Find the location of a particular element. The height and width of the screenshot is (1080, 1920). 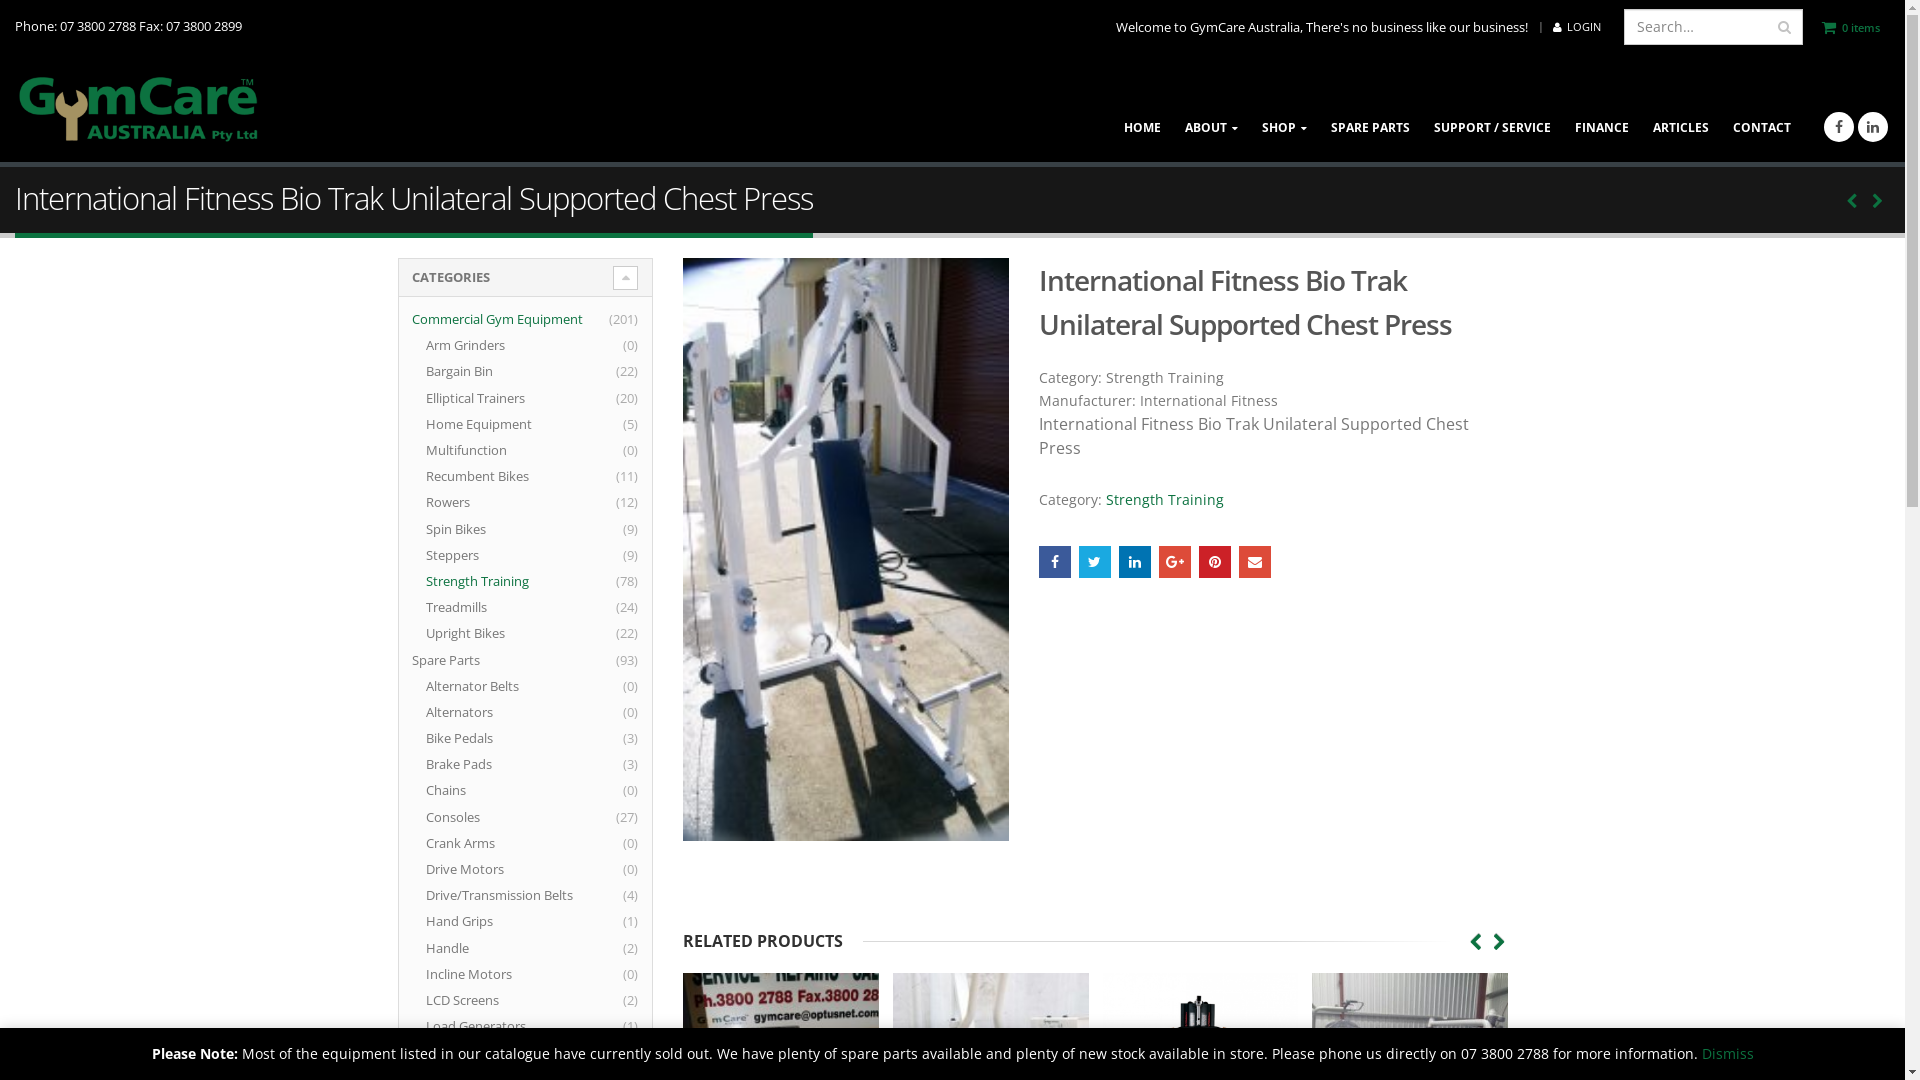

'Incline Motors' is located at coordinates (481, 973).